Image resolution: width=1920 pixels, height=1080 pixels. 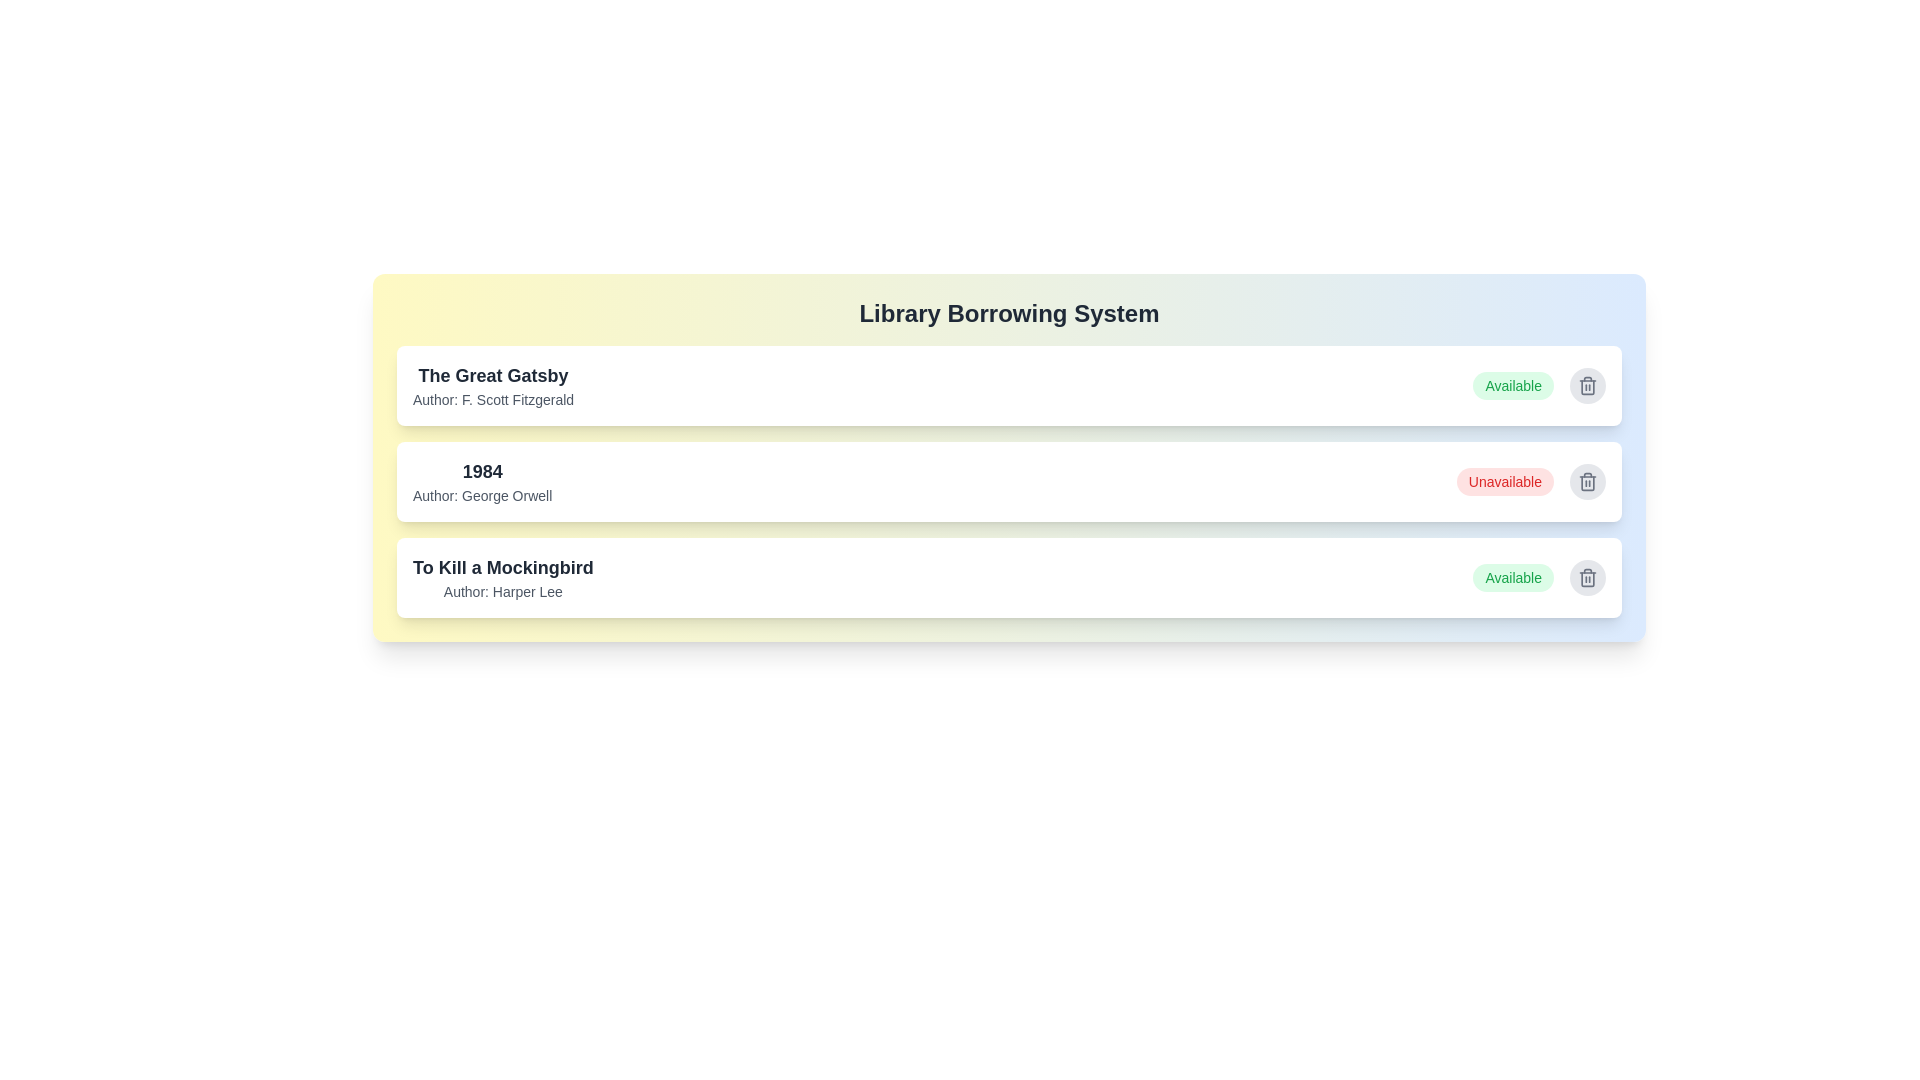 What do you see at coordinates (1009, 313) in the screenshot?
I see `the header title 'Library Borrowing System'` at bounding box center [1009, 313].